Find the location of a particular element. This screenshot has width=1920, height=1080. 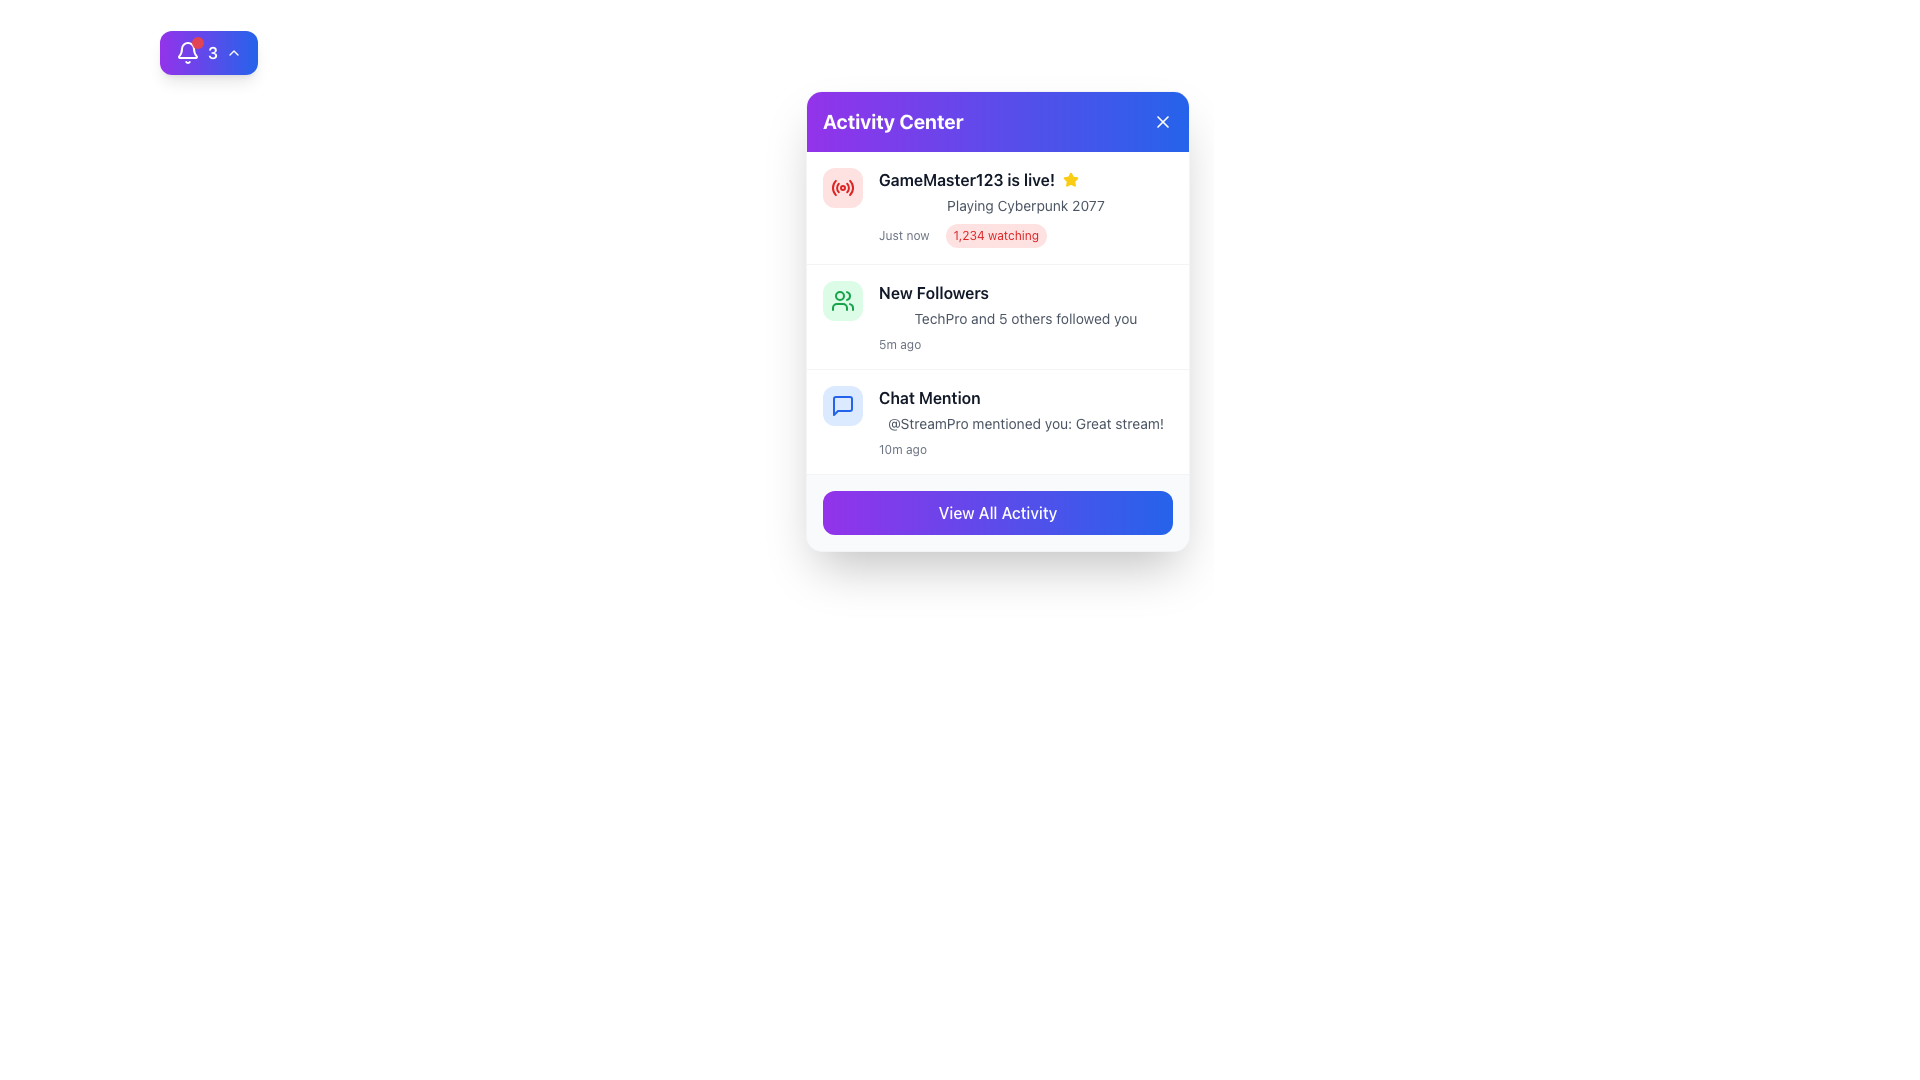

the Notification Item that notifies the user of new followers, positioned below 'GameMaster123 is live!' and above 'Chat Mention' in the Activity Center panel to navigate or highlight it is located at coordinates (998, 316).